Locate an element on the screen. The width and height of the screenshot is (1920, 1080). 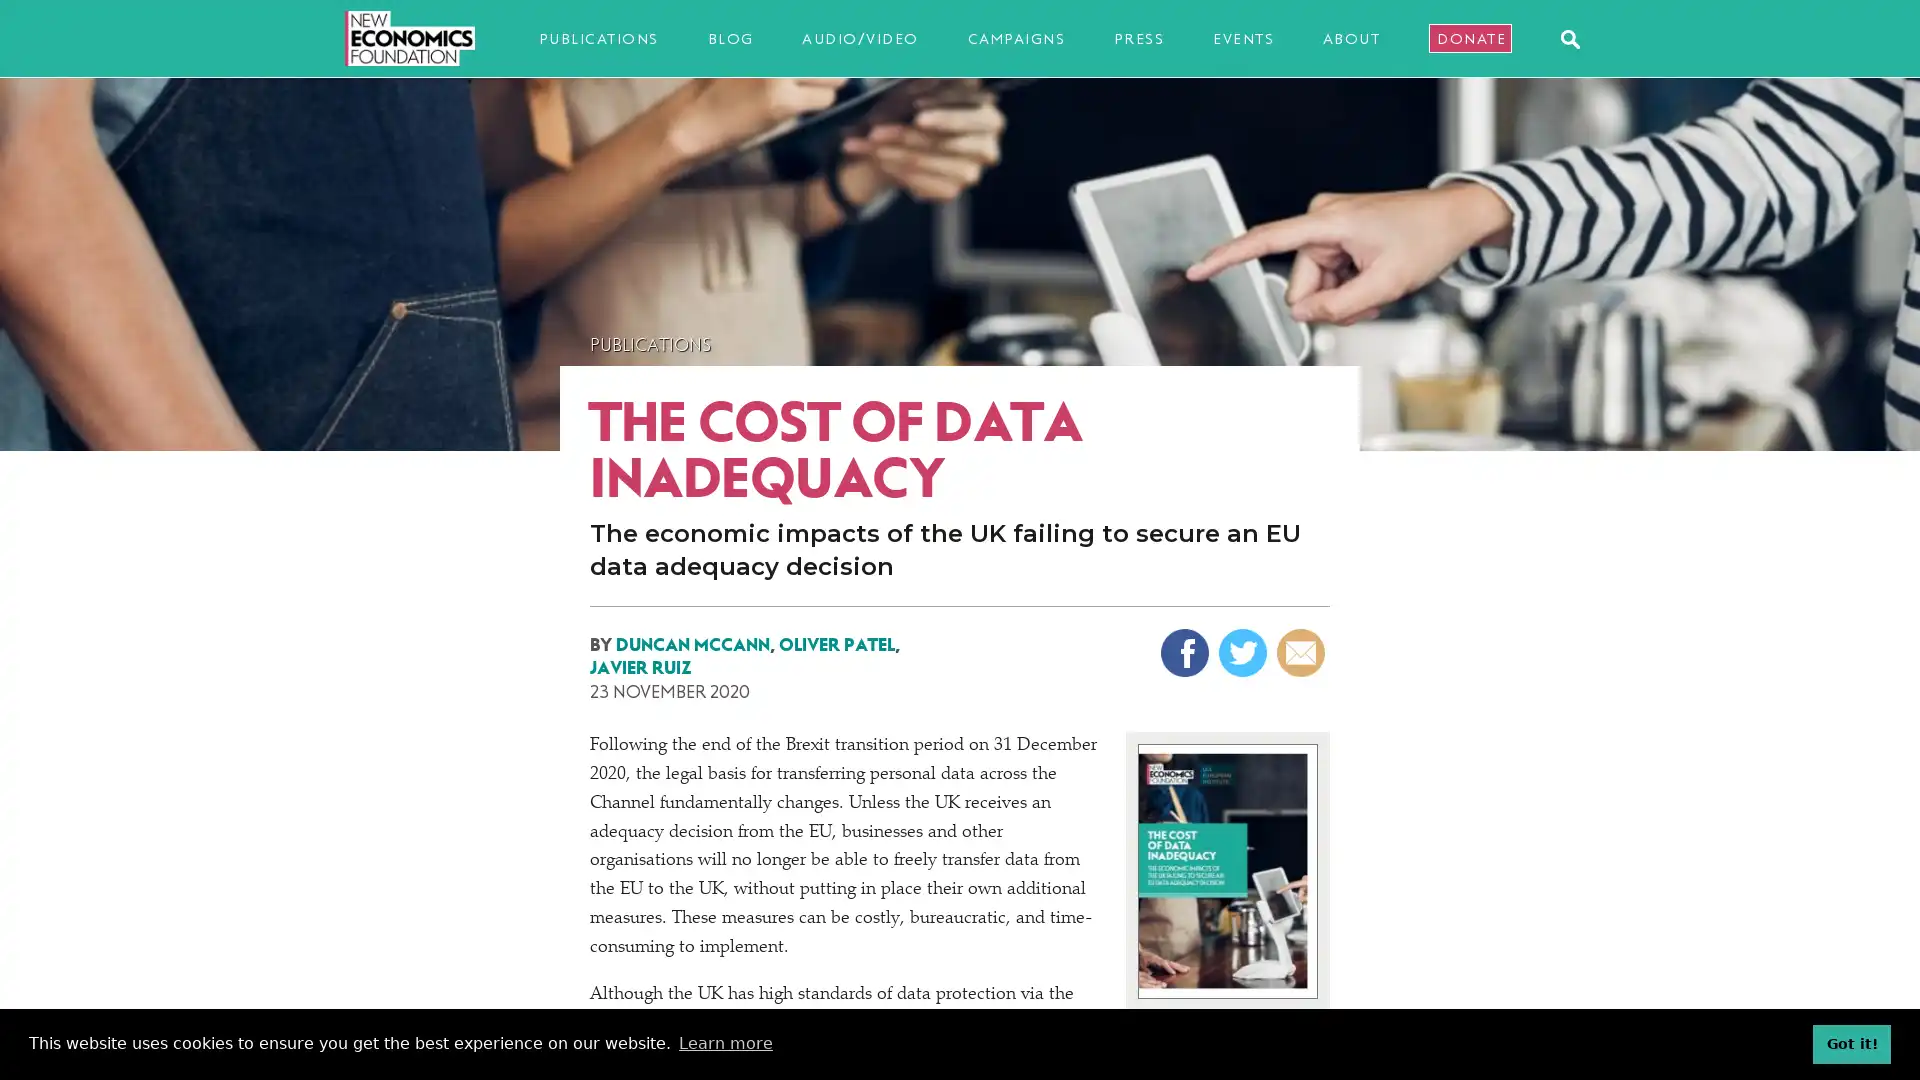
dismiss cookie message is located at coordinates (1851, 1043).